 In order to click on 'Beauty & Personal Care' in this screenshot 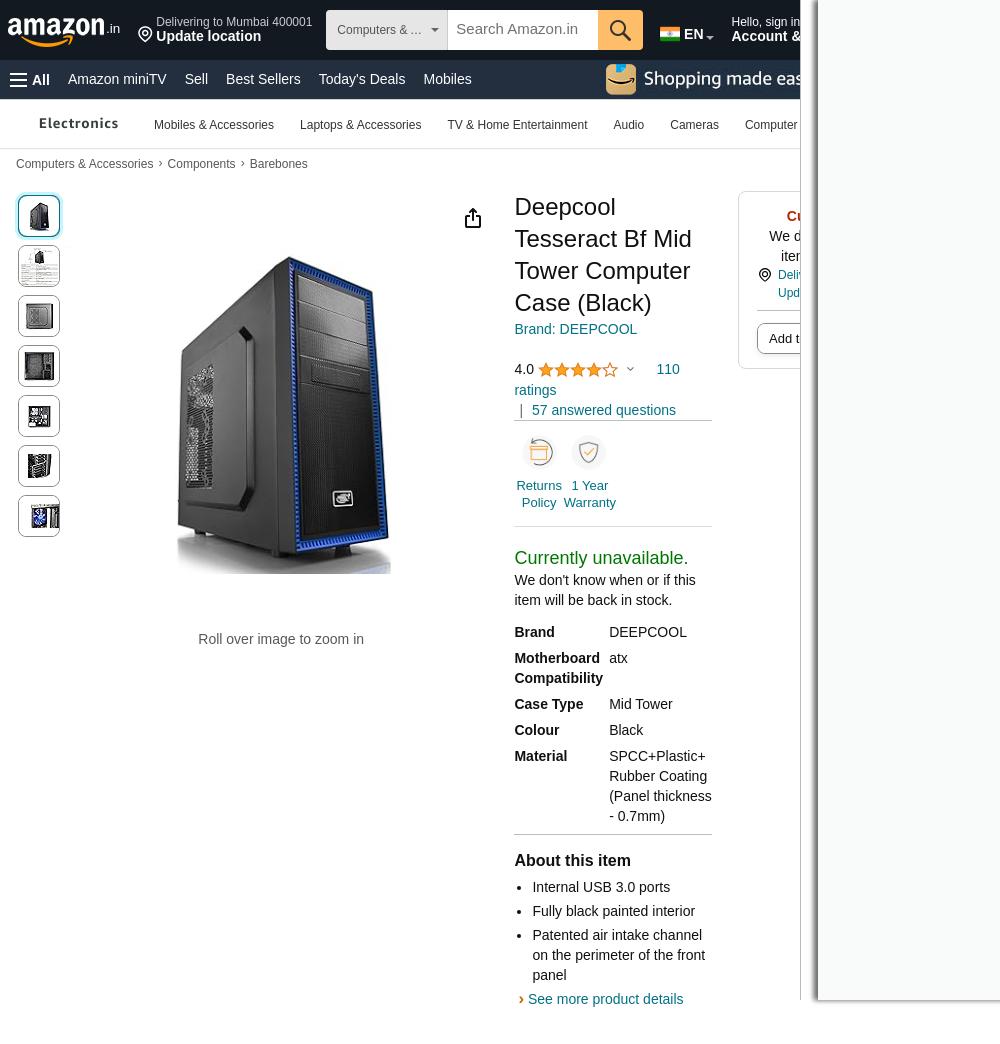, I will do `click(142, 194)`.